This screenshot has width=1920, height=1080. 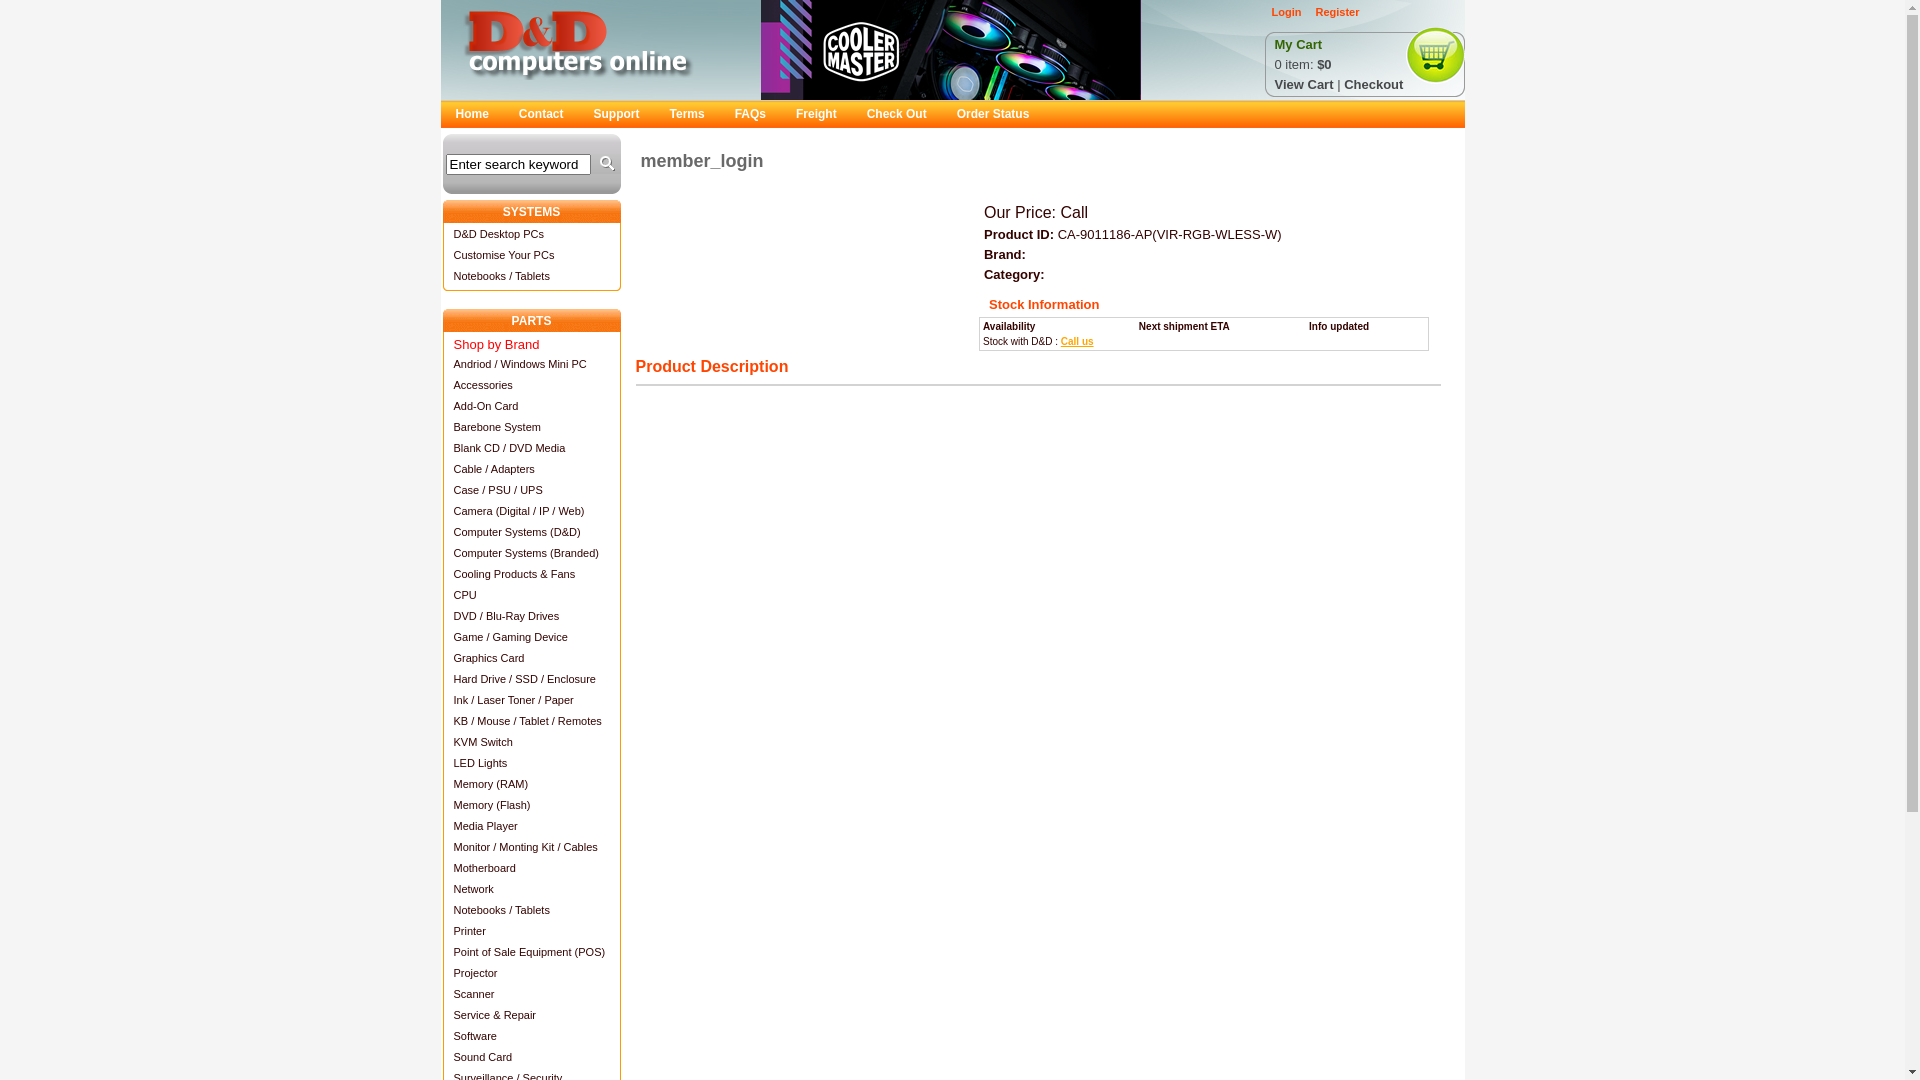 What do you see at coordinates (1297, 45) in the screenshot?
I see `'My Cart'` at bounding box center [1297, 45].